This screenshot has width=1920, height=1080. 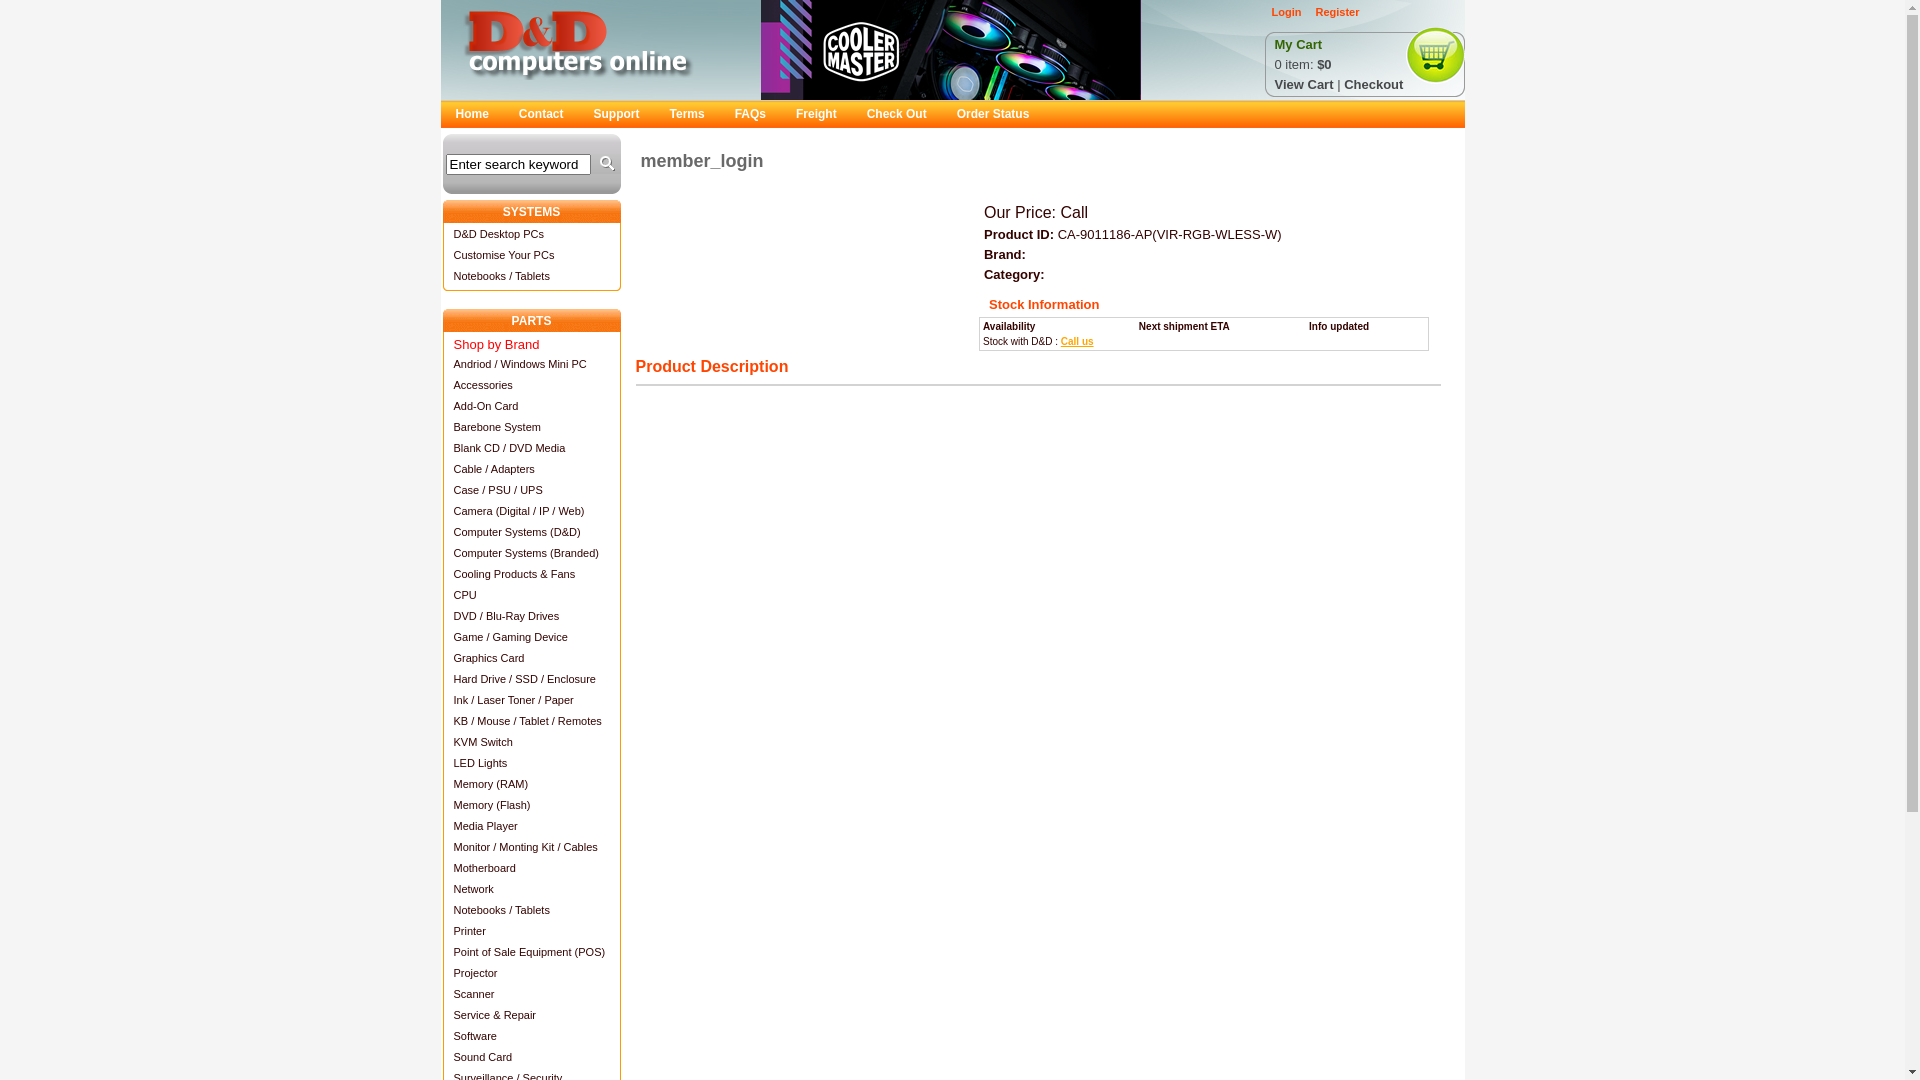 What do you see at coordinates (1297, 45) in the screenshot?
I see `'My Cart'` at bounding box center [1297, 45].